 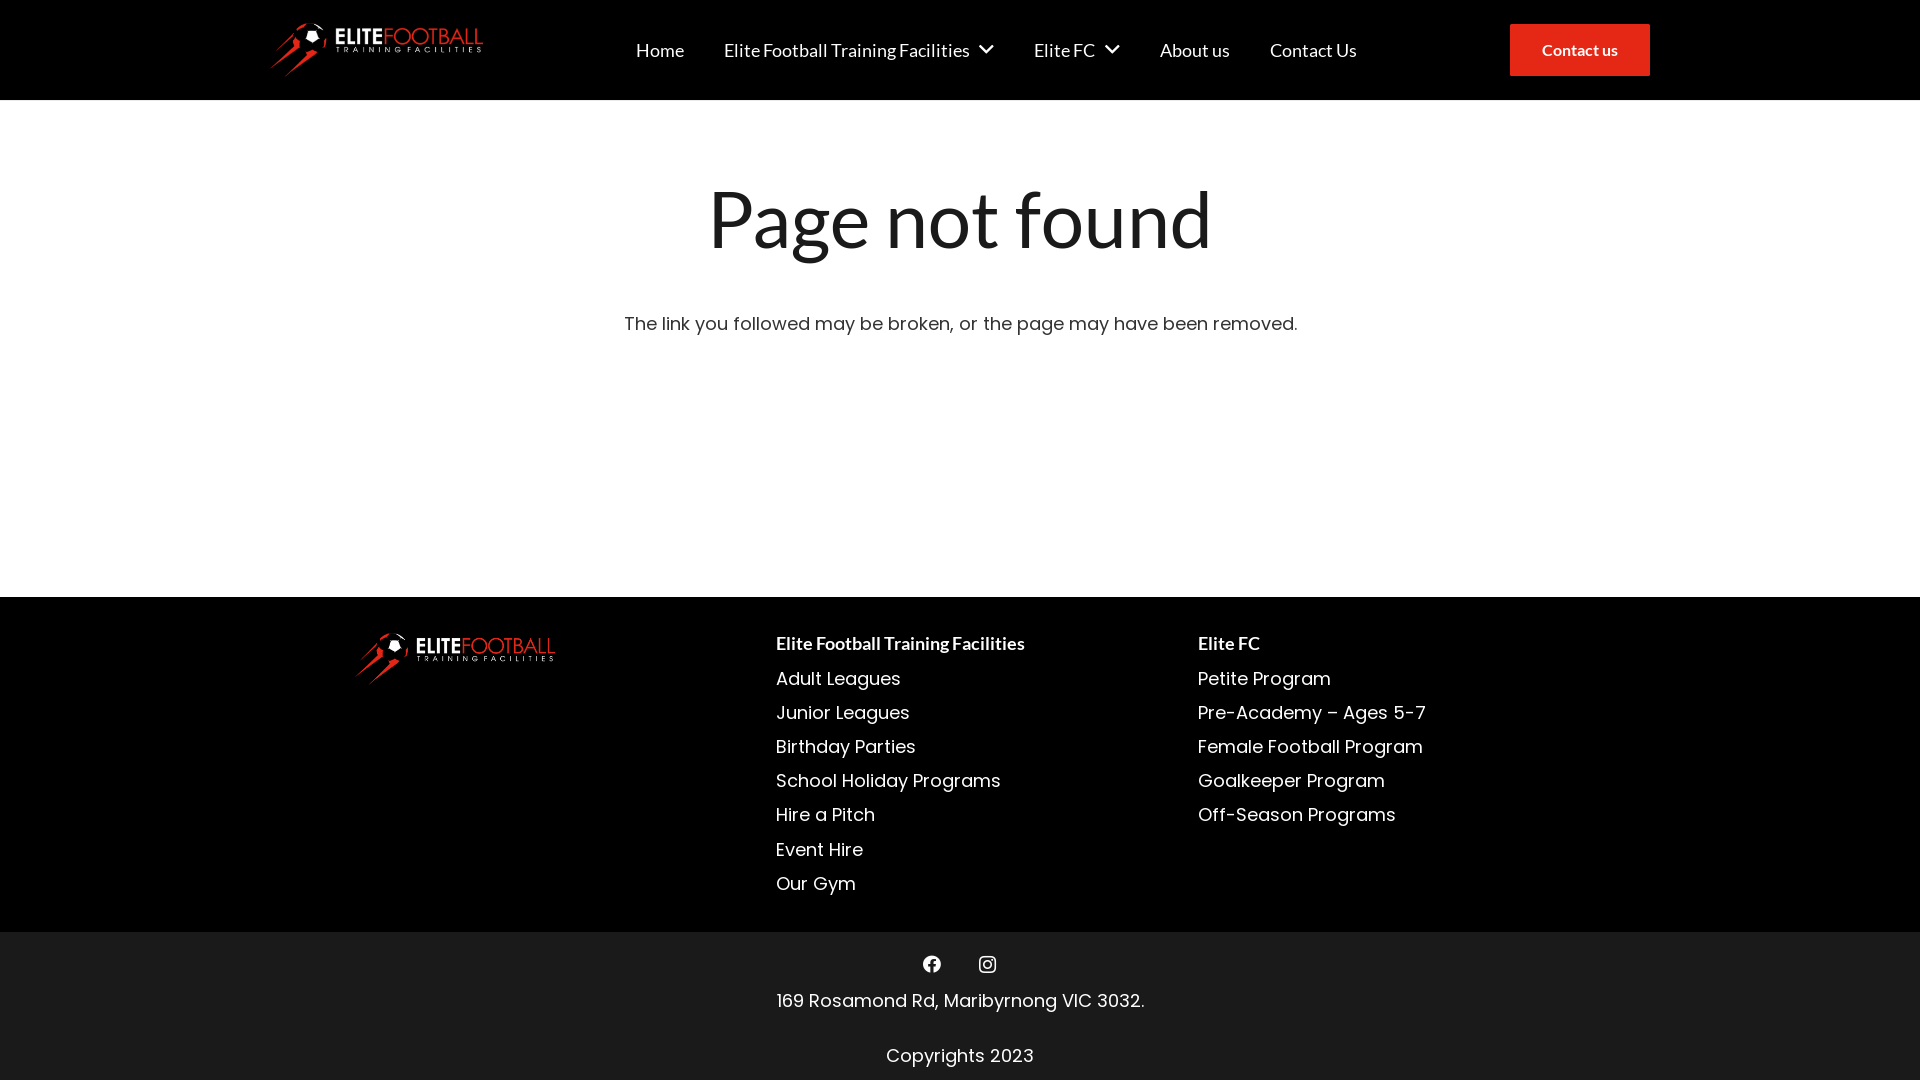 I want to click on 'Contact us', so click(x=1578, y=48).